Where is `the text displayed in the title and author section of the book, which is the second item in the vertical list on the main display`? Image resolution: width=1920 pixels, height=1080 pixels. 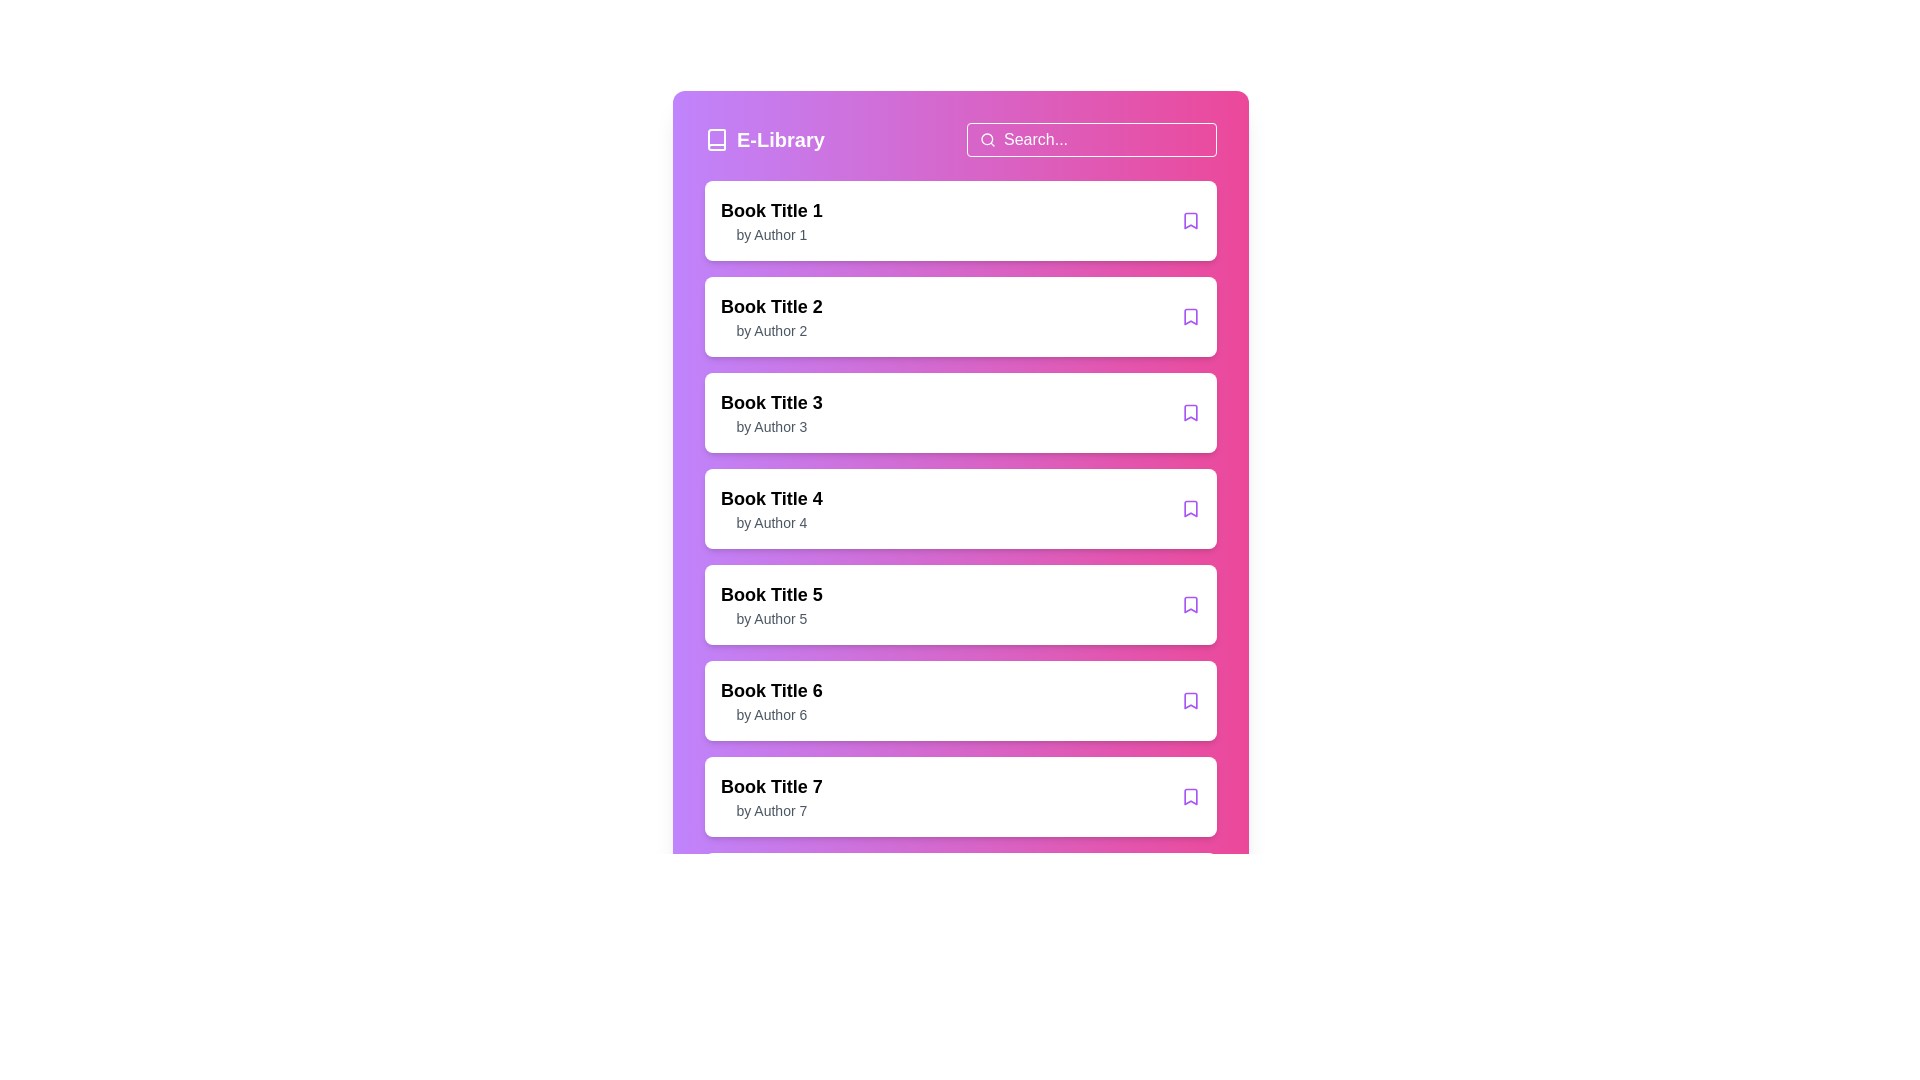
the text displayed in the title and author section of the book, which is the second item in the vertical list on the main display is located at coordinates (770, 315).